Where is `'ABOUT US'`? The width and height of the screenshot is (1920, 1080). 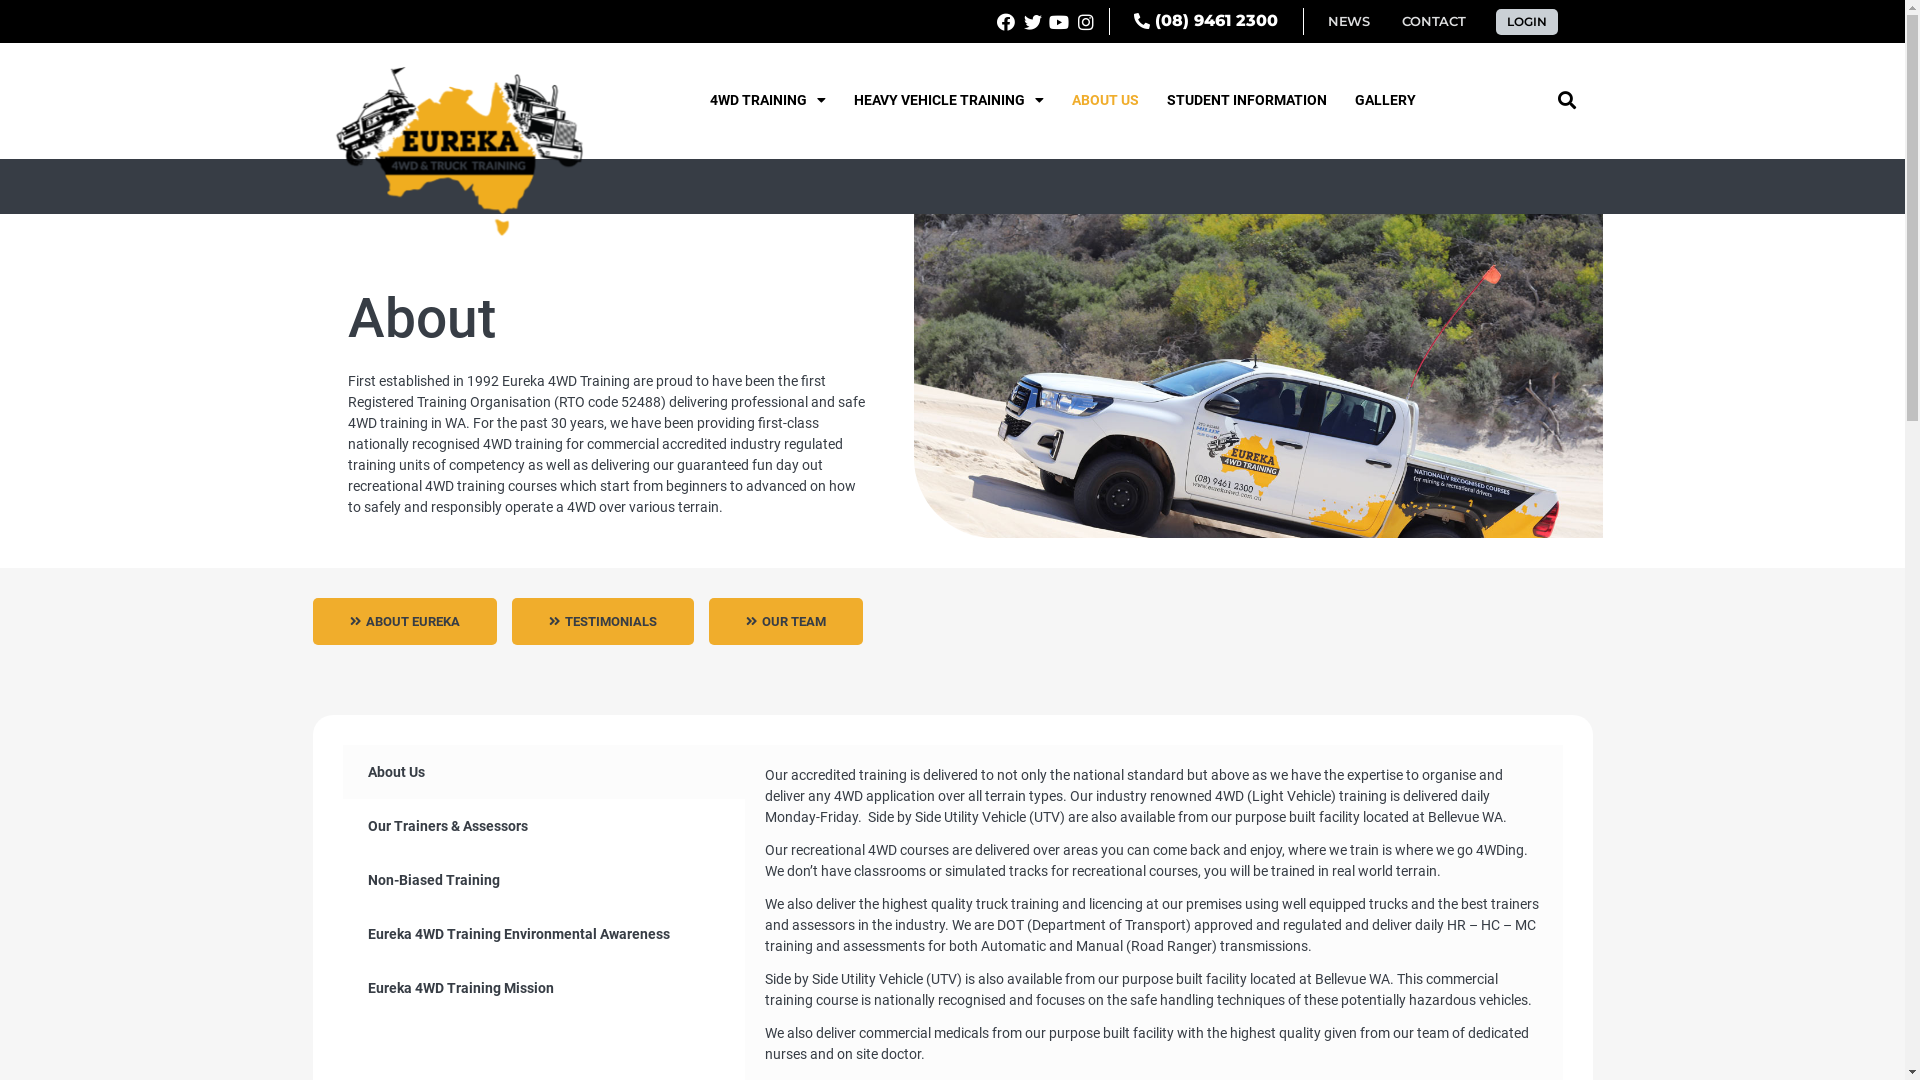 'ABOUT US' is located at coordinates (1104, 100).